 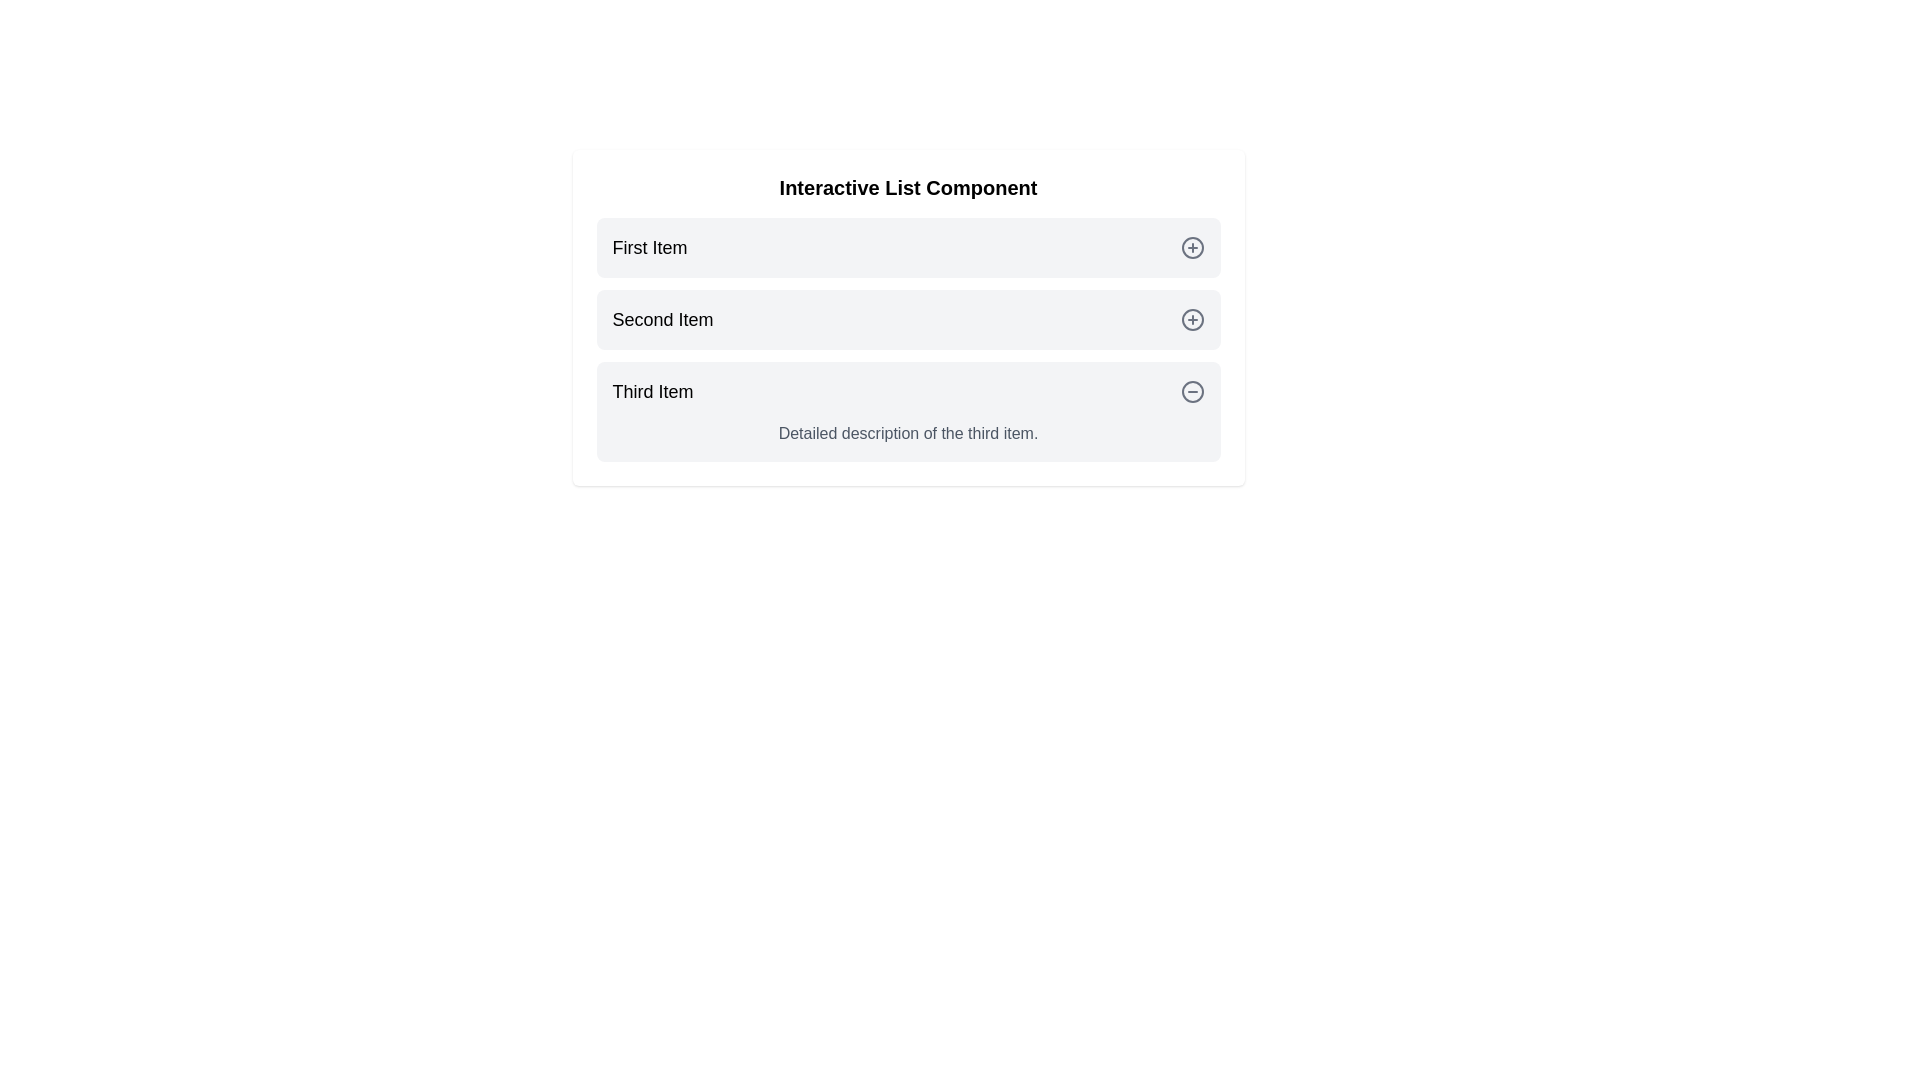 I want to click on the heading 'Interactive List Component' to interact with it, so click(x=907, y=188).